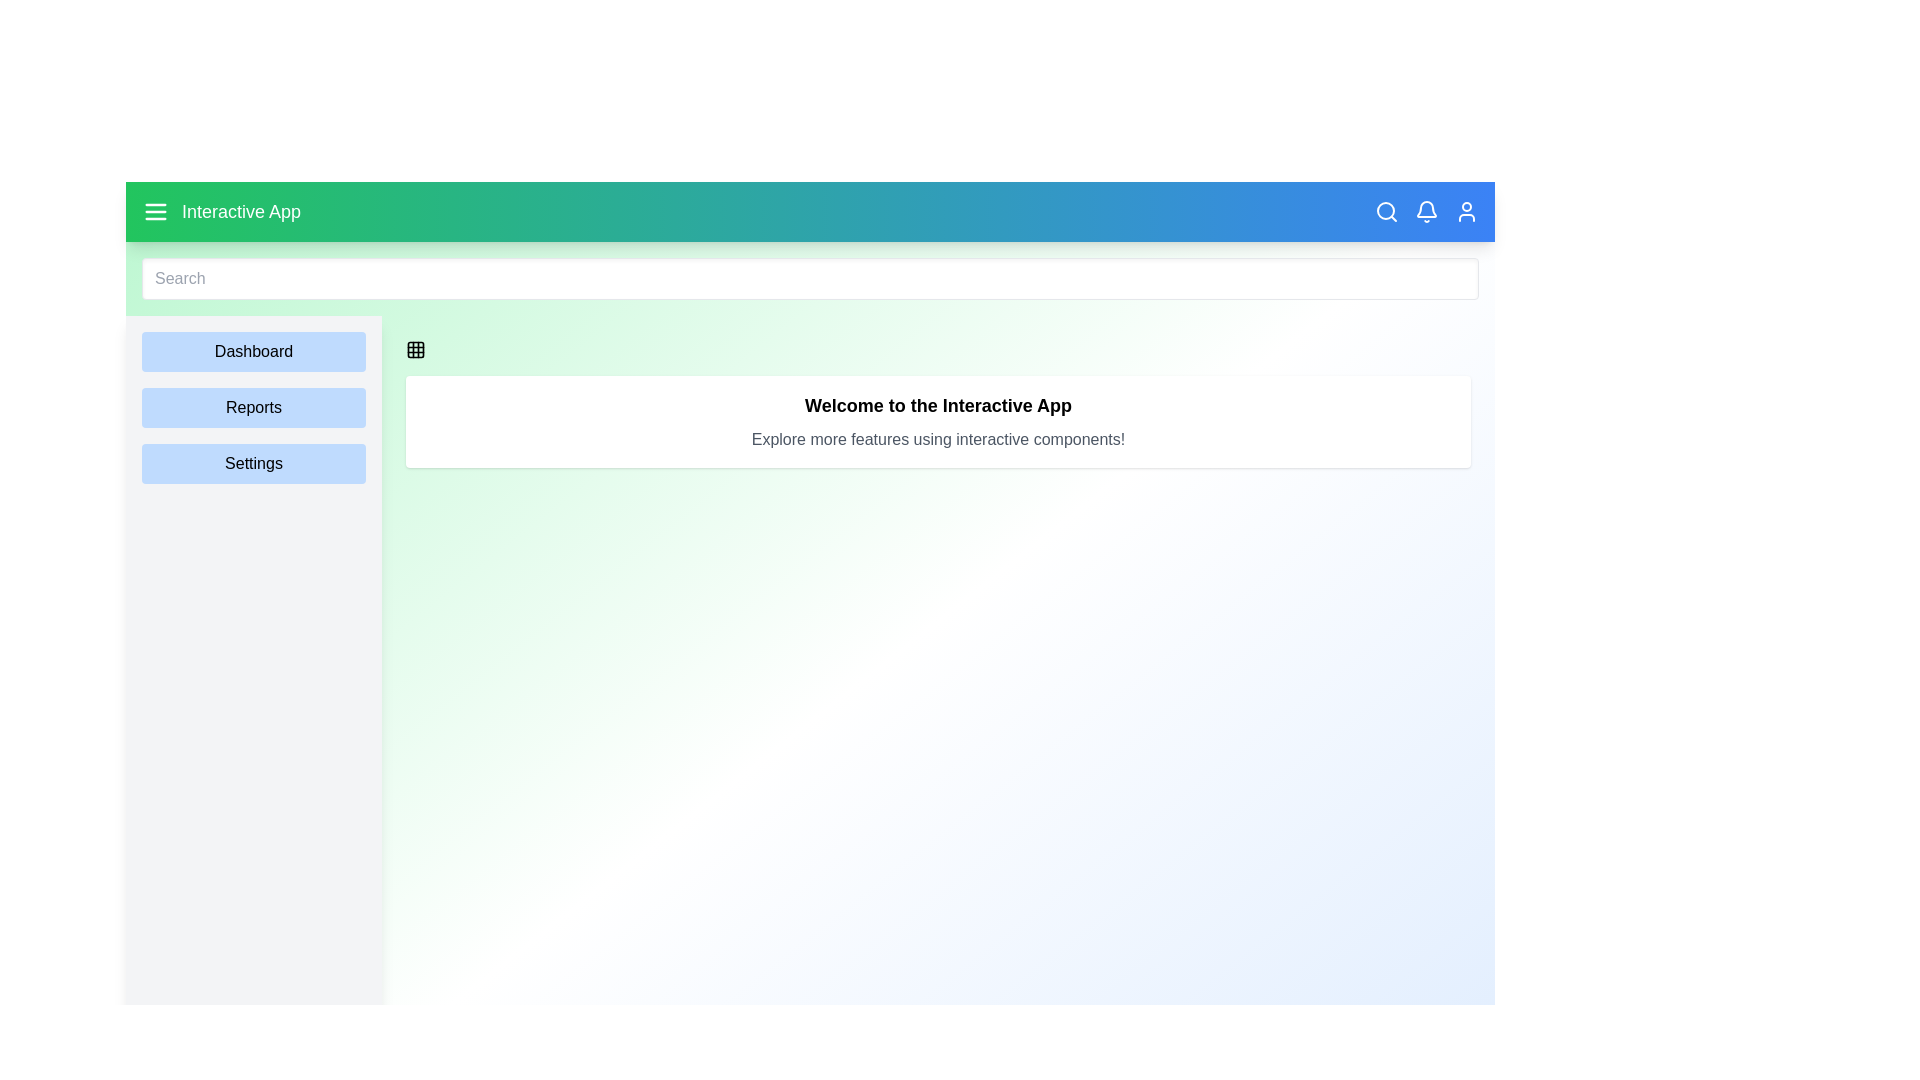  Describe the element at coordinates (1467, 212) in the screenshot. I see `the user icon to interact with it` at that location.